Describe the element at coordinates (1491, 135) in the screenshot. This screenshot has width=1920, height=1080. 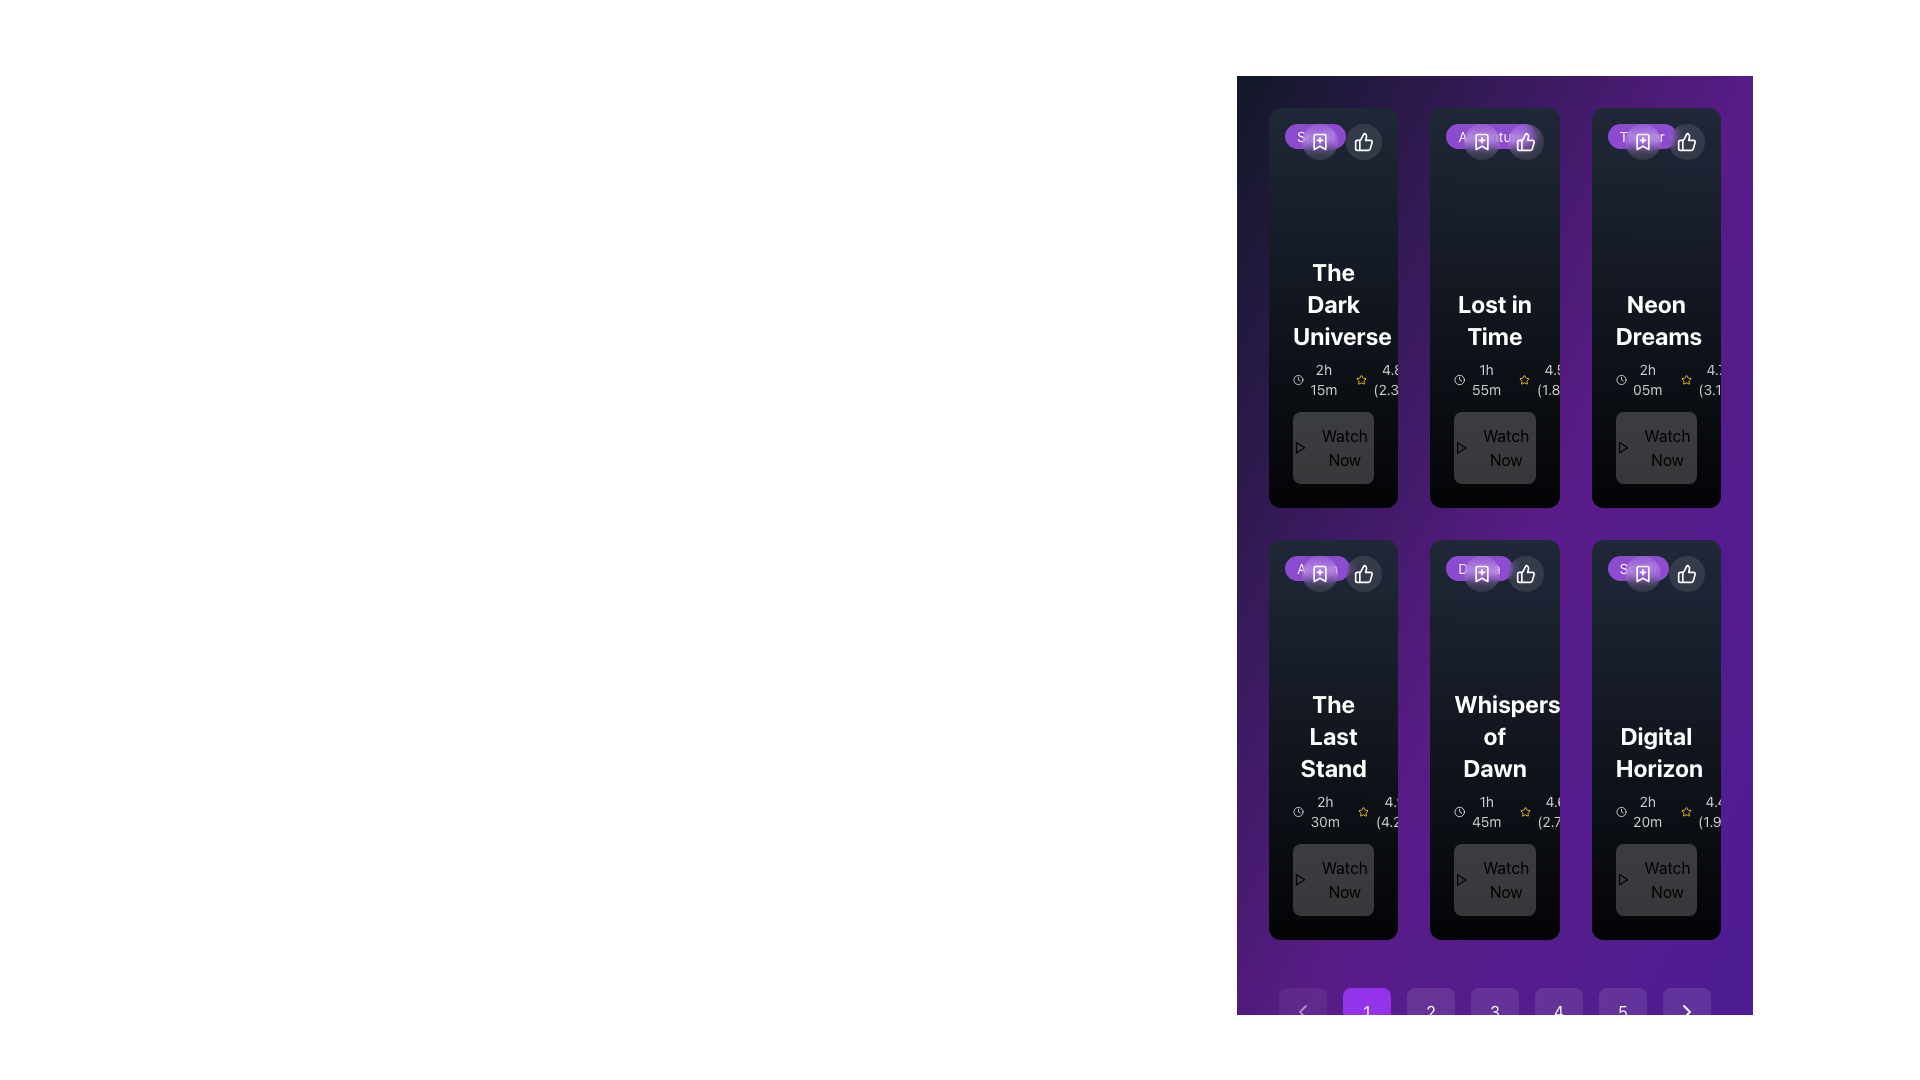
I see `the 'Adventure' label that displays the genre for the movie 'Lost in Time', located in the second column of the first row of the grid layout` at that location.